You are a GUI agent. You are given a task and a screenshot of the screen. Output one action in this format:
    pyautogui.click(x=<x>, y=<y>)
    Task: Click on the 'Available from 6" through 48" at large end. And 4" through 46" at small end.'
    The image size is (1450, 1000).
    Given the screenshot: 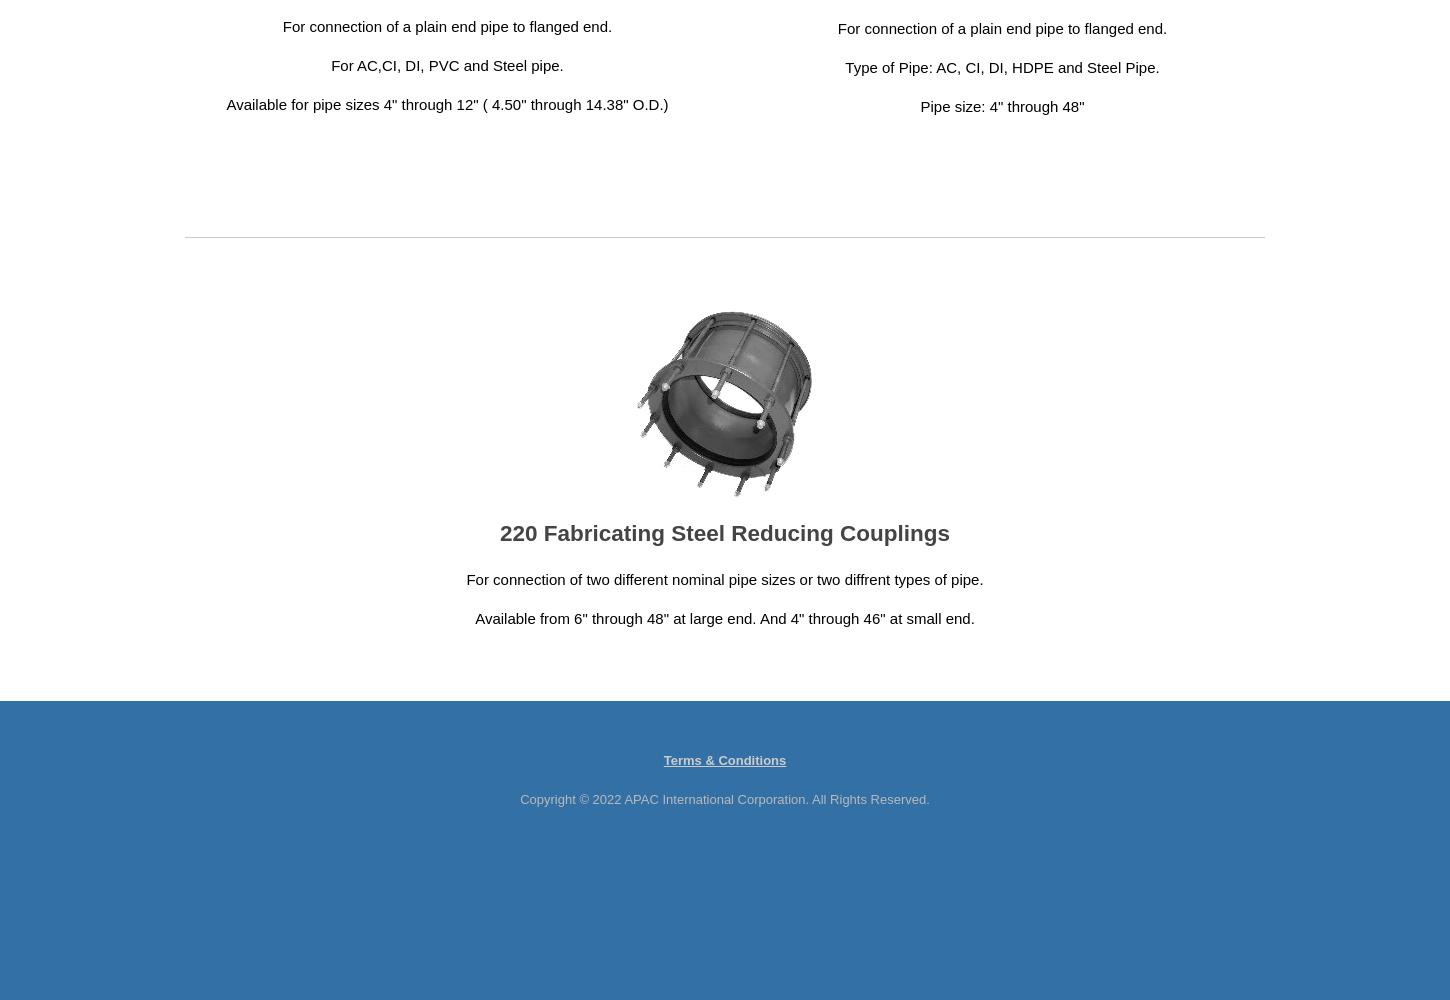 What is the action you would take?
    pyautogui.click(x=474, y=617)
    